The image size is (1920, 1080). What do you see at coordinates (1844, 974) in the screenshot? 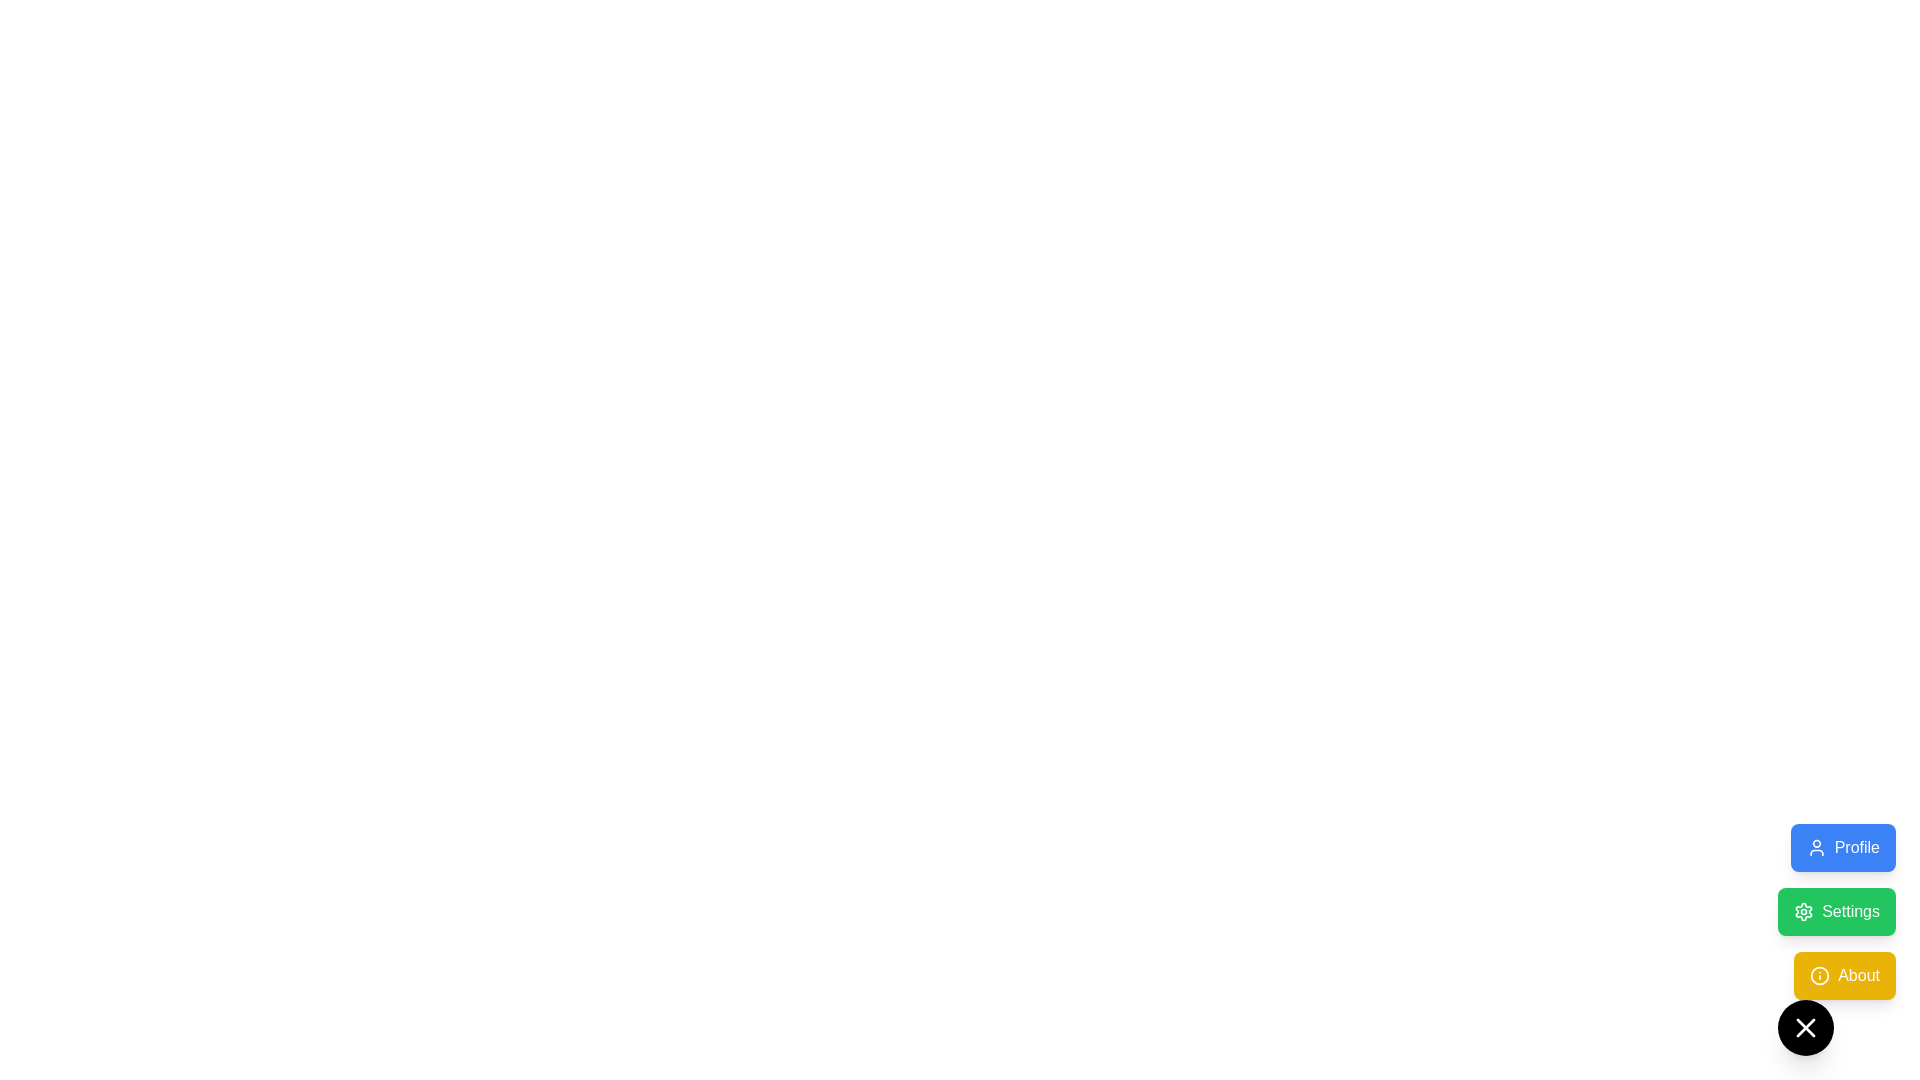
I see `the yellow 'About' button with an information icon` at bounding box center [1844, 974].